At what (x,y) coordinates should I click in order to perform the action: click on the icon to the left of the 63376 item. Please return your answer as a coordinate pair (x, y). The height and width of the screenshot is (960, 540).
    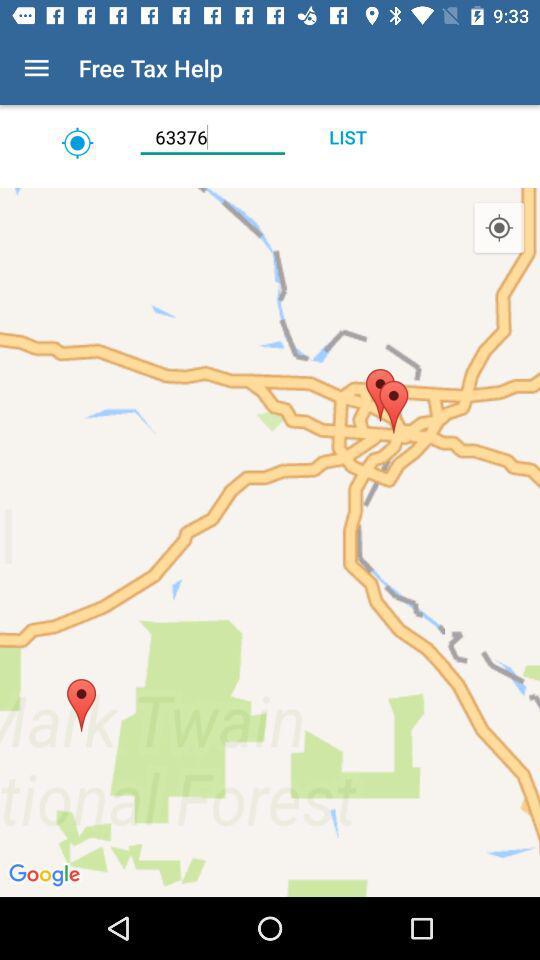
    Looking at the image, I should click on (76, 142).